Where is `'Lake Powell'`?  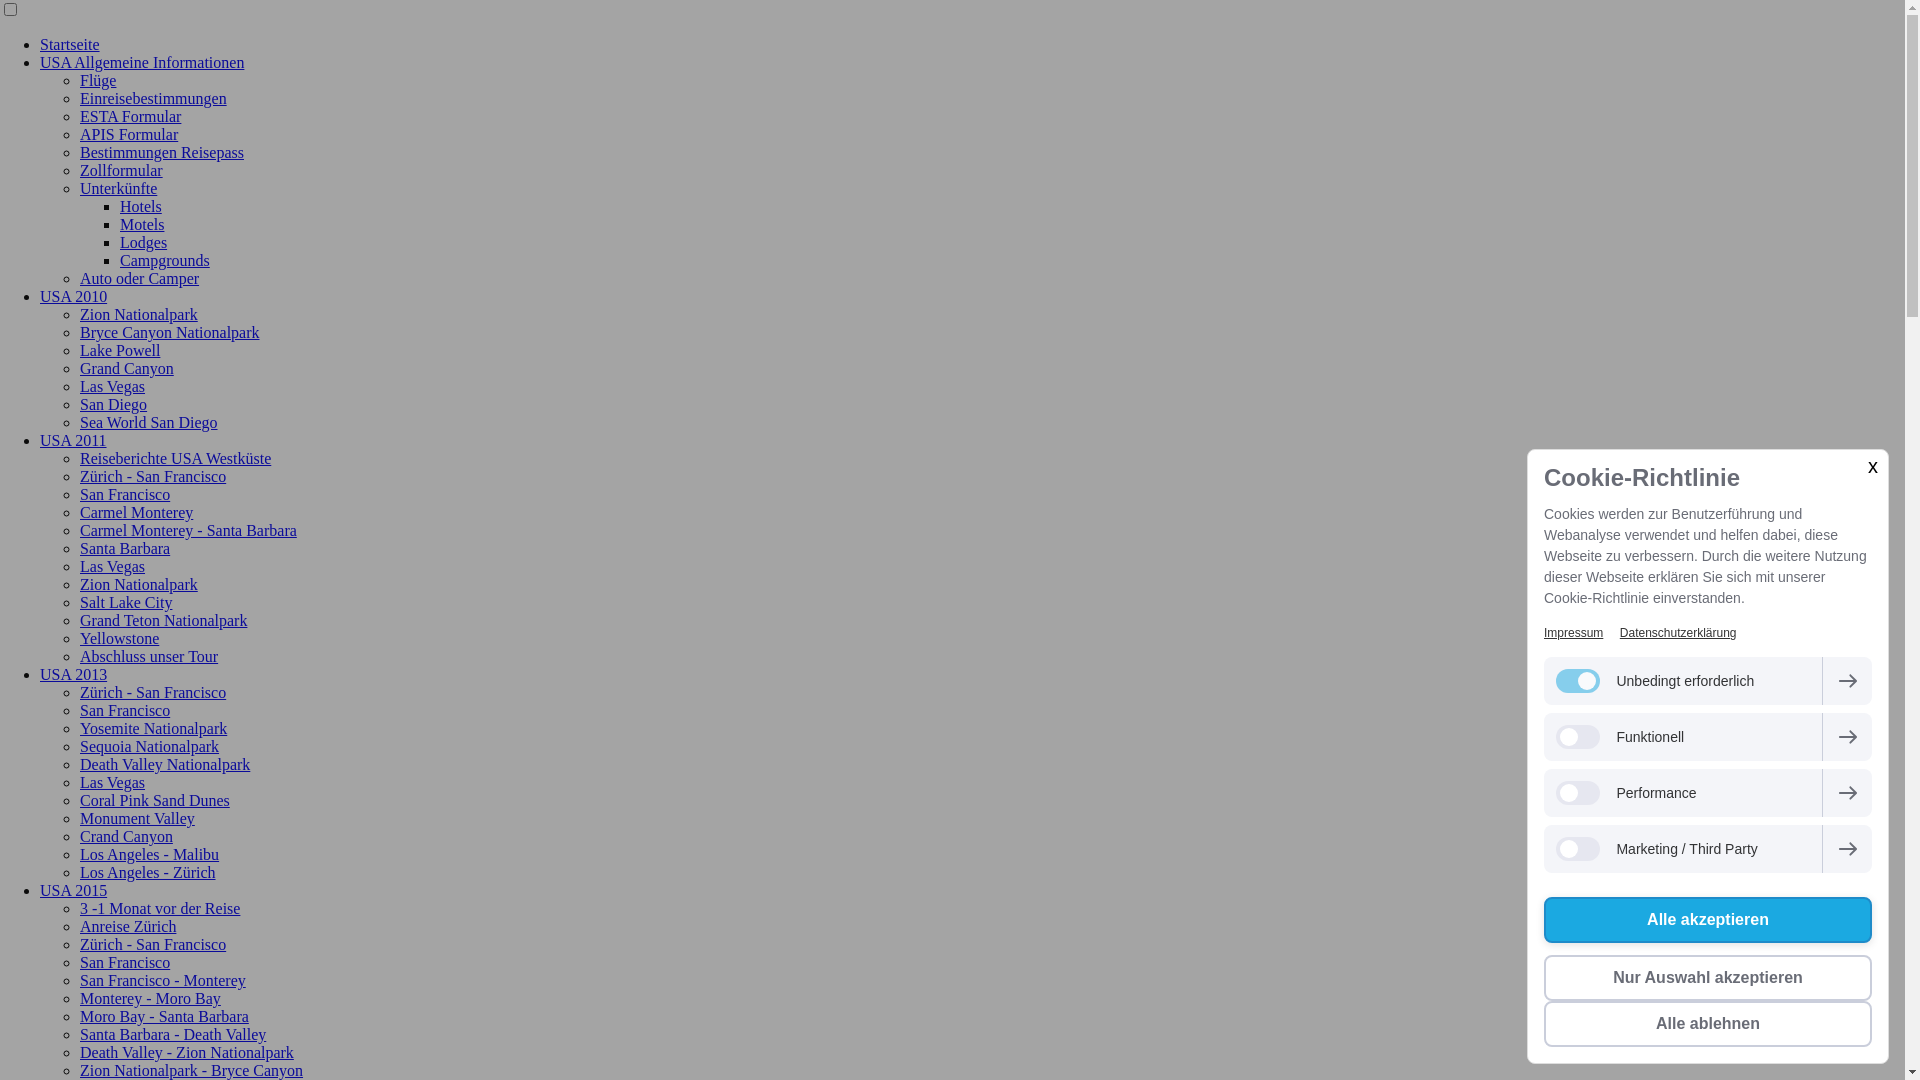
'Lake Powell' is located at coordinates (119, 349).